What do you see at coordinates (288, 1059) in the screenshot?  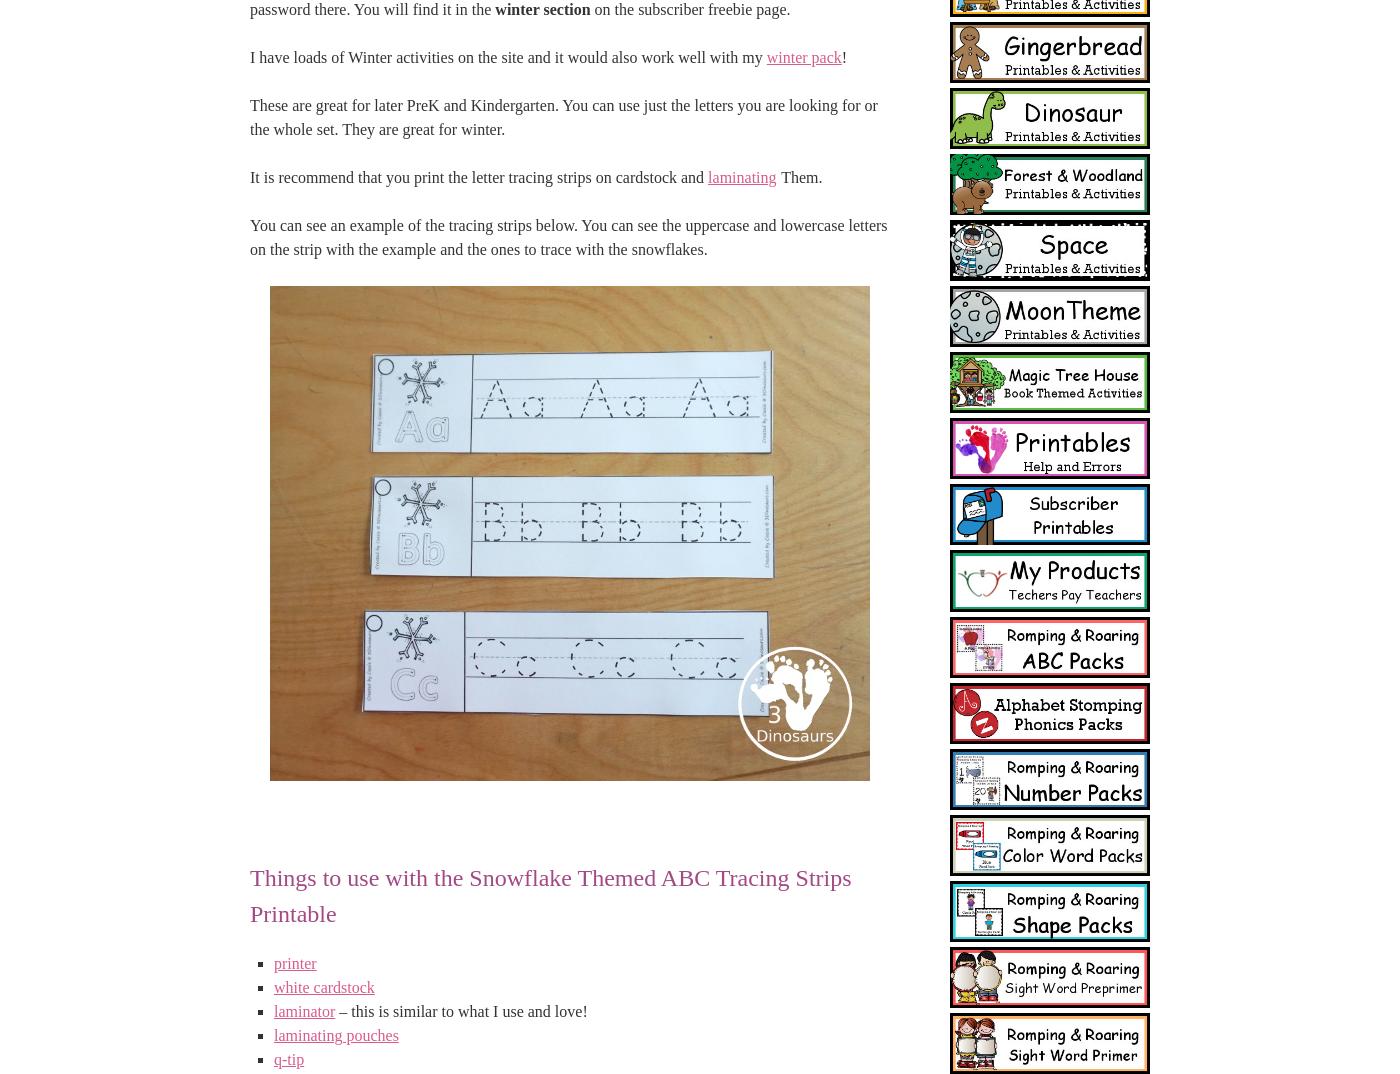 I see `'q-tip'` at bounding box center [288, 1059].